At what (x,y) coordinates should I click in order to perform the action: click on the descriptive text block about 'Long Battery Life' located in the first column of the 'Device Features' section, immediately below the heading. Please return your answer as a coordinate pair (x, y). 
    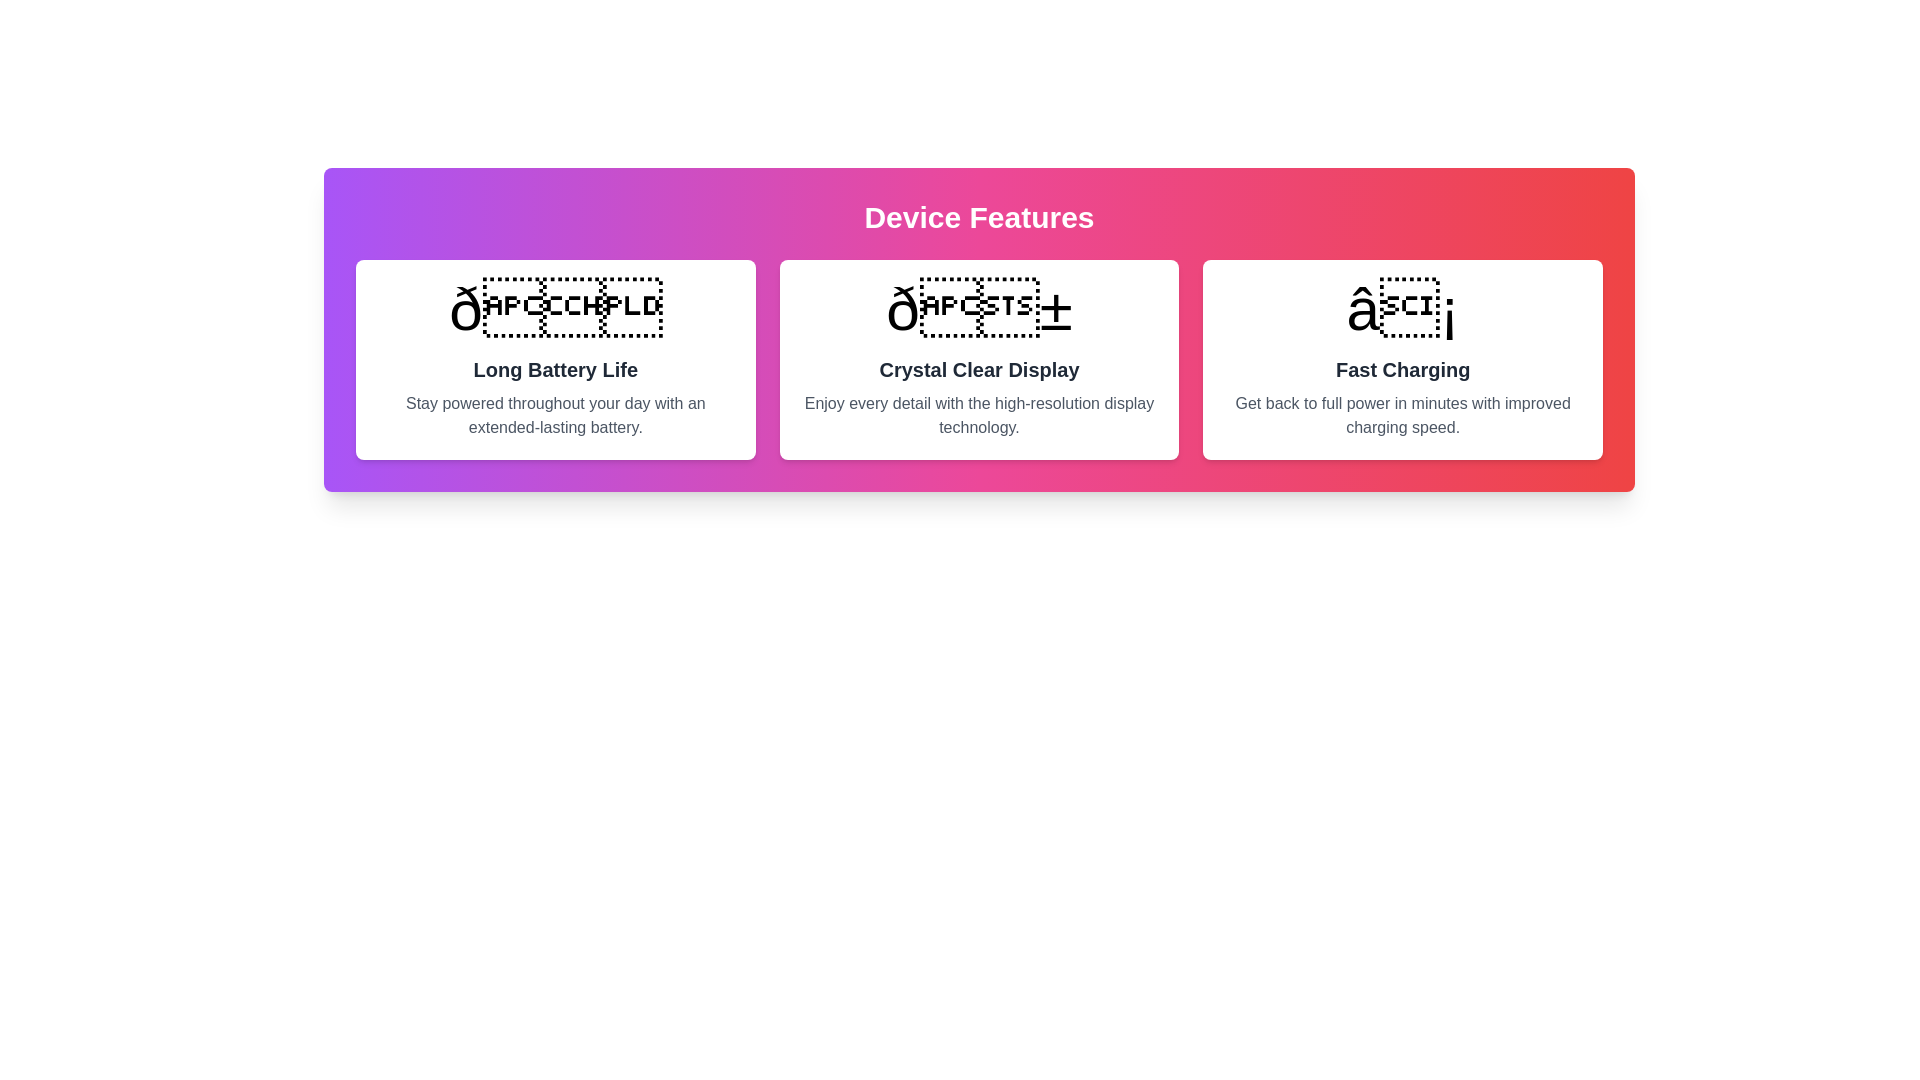
    Looking at the image, I should click on (555, 415).